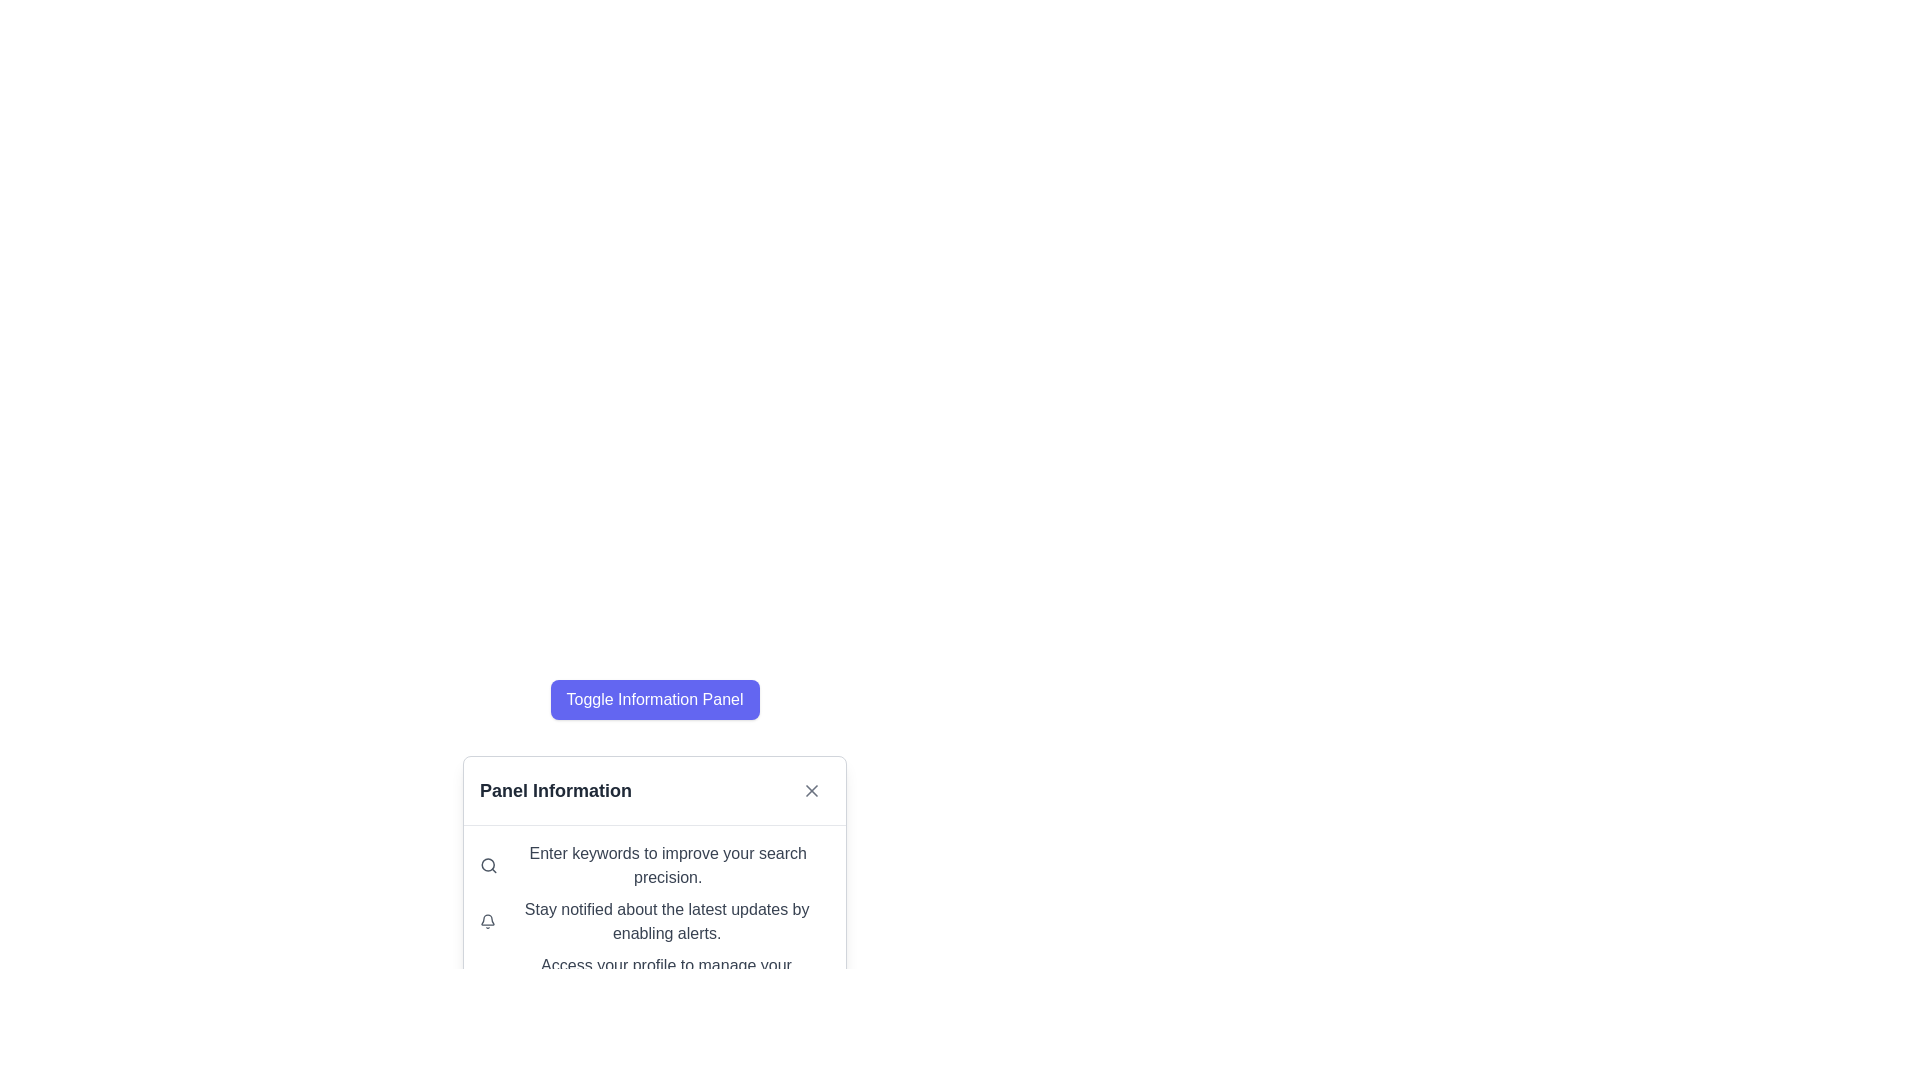 This screenshot has width=1920, height=1080. I want to click on informational text element containing the search icon and the message 'Enter keywords to improve your search precision.', so click(654, 865).